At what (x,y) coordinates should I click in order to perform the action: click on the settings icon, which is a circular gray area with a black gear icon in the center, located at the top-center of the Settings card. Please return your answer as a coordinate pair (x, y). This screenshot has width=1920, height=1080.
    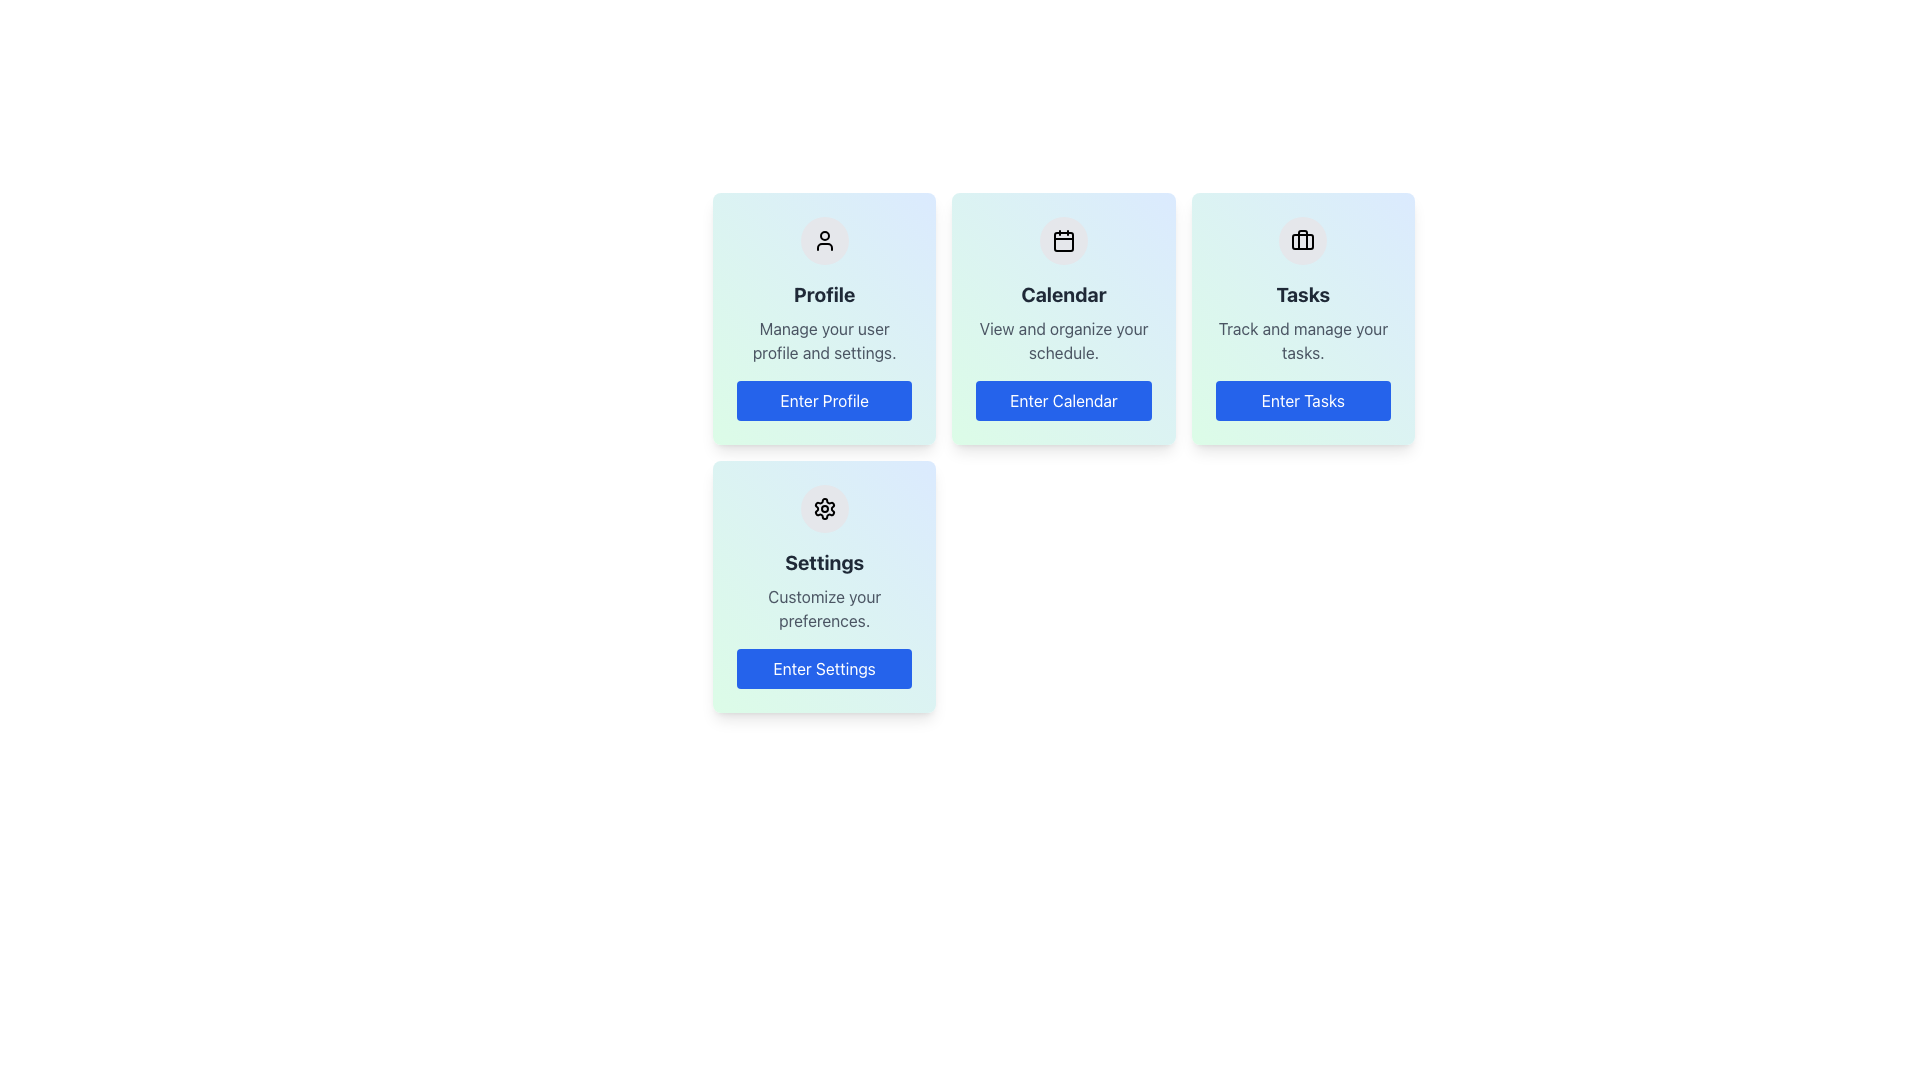
    Looking at the image, I should click on (824, 508).